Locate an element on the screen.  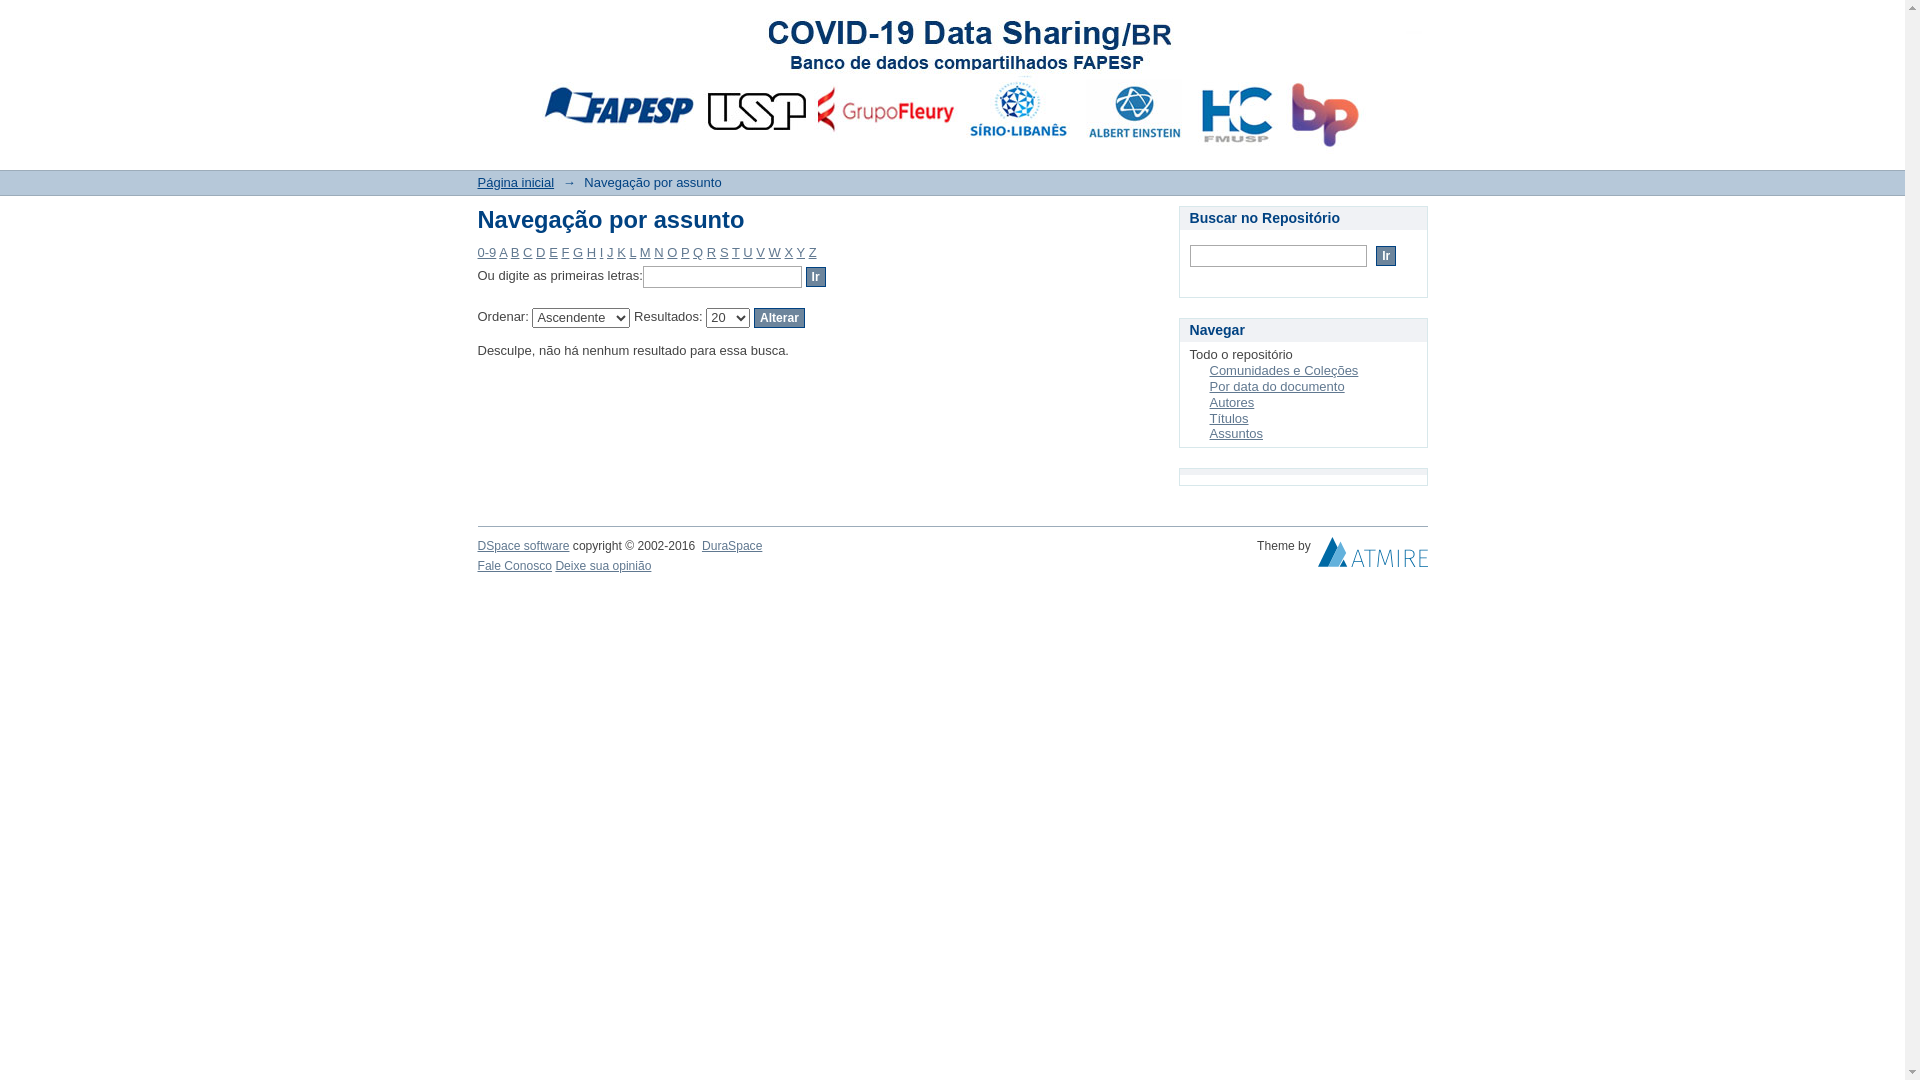
'K' is located at coordinates (620, 251).